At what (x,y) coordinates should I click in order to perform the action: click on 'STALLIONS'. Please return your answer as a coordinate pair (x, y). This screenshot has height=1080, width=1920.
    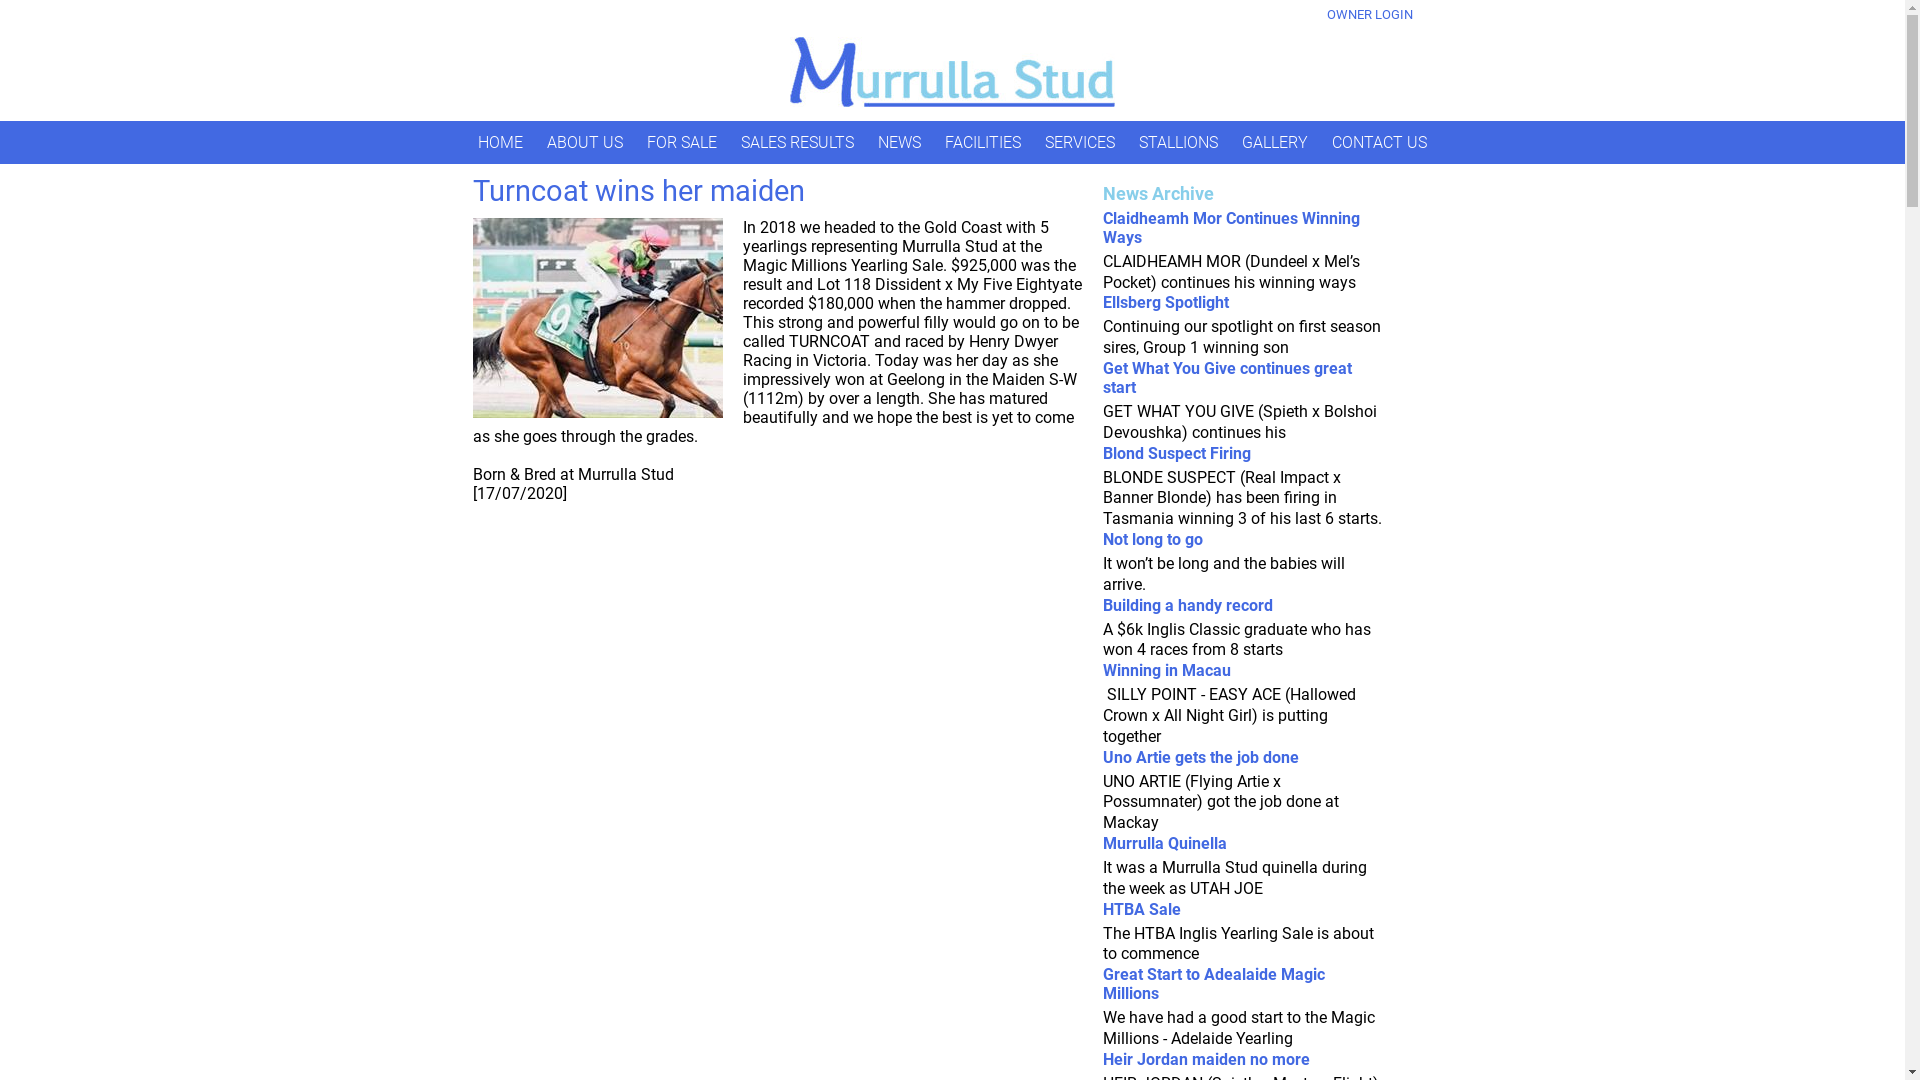
    Looking at the image, I should click on (1183, 141).